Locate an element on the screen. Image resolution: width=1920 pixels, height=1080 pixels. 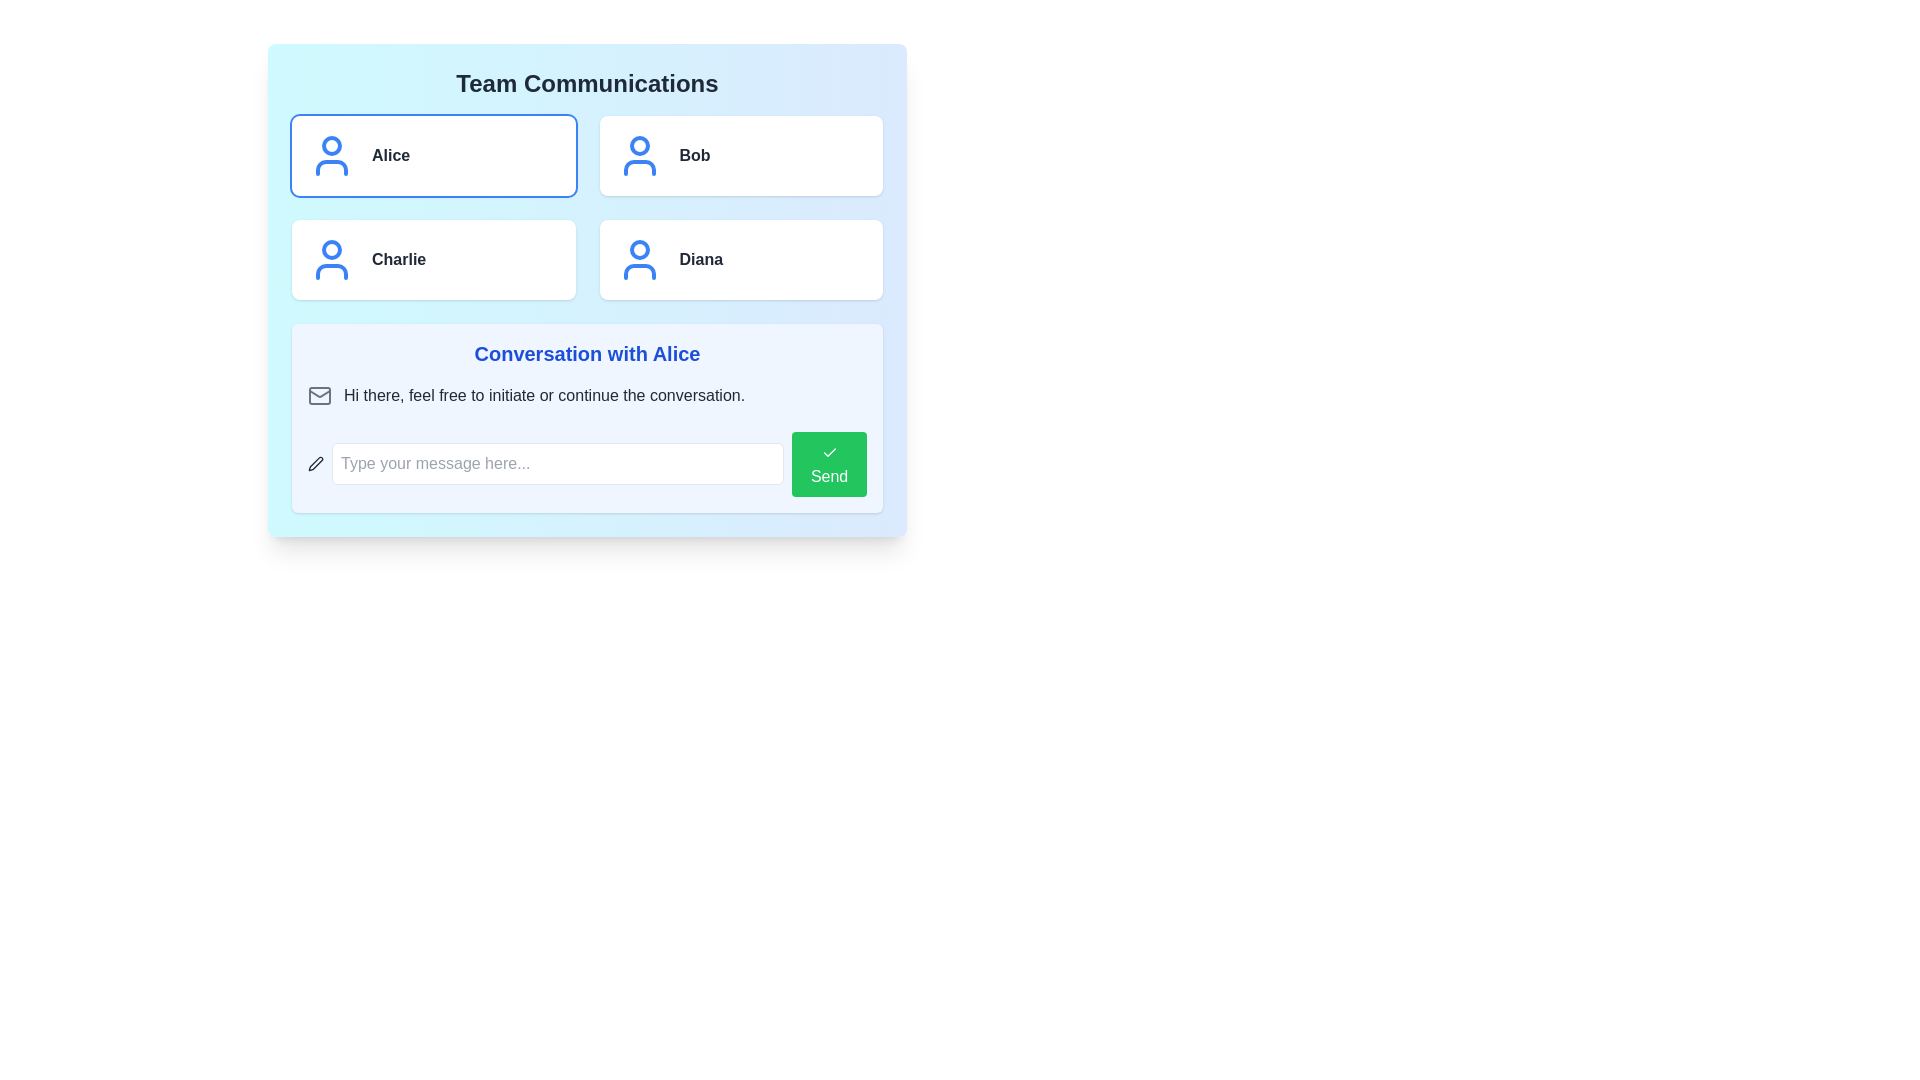
text content of the label displaying 'Alice', which is part of a list of communication options and is located next to a blue user icon is located at coordinates (391, 154).